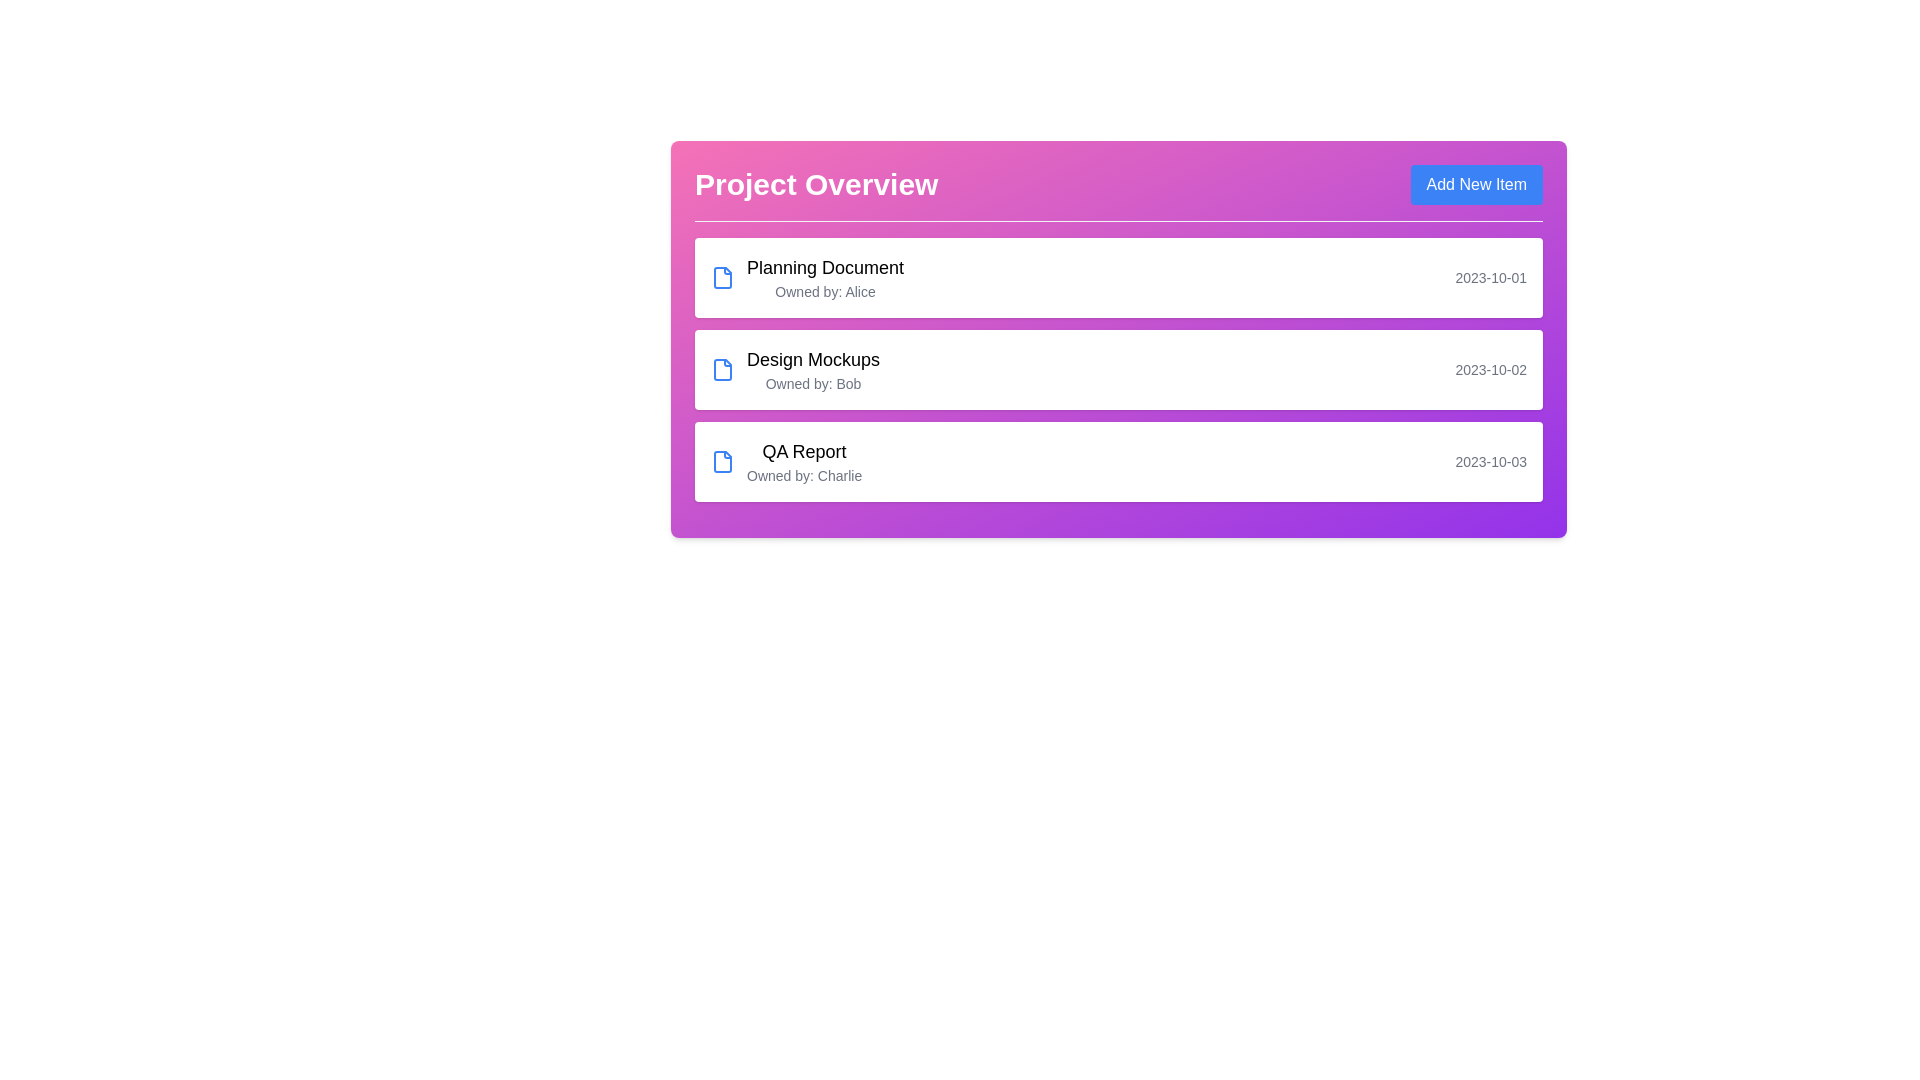  I want to click on the Text label displaying the date '2023-10-03' in the bottom-right corner of the 'QA Report' card, so click(1491, 462).